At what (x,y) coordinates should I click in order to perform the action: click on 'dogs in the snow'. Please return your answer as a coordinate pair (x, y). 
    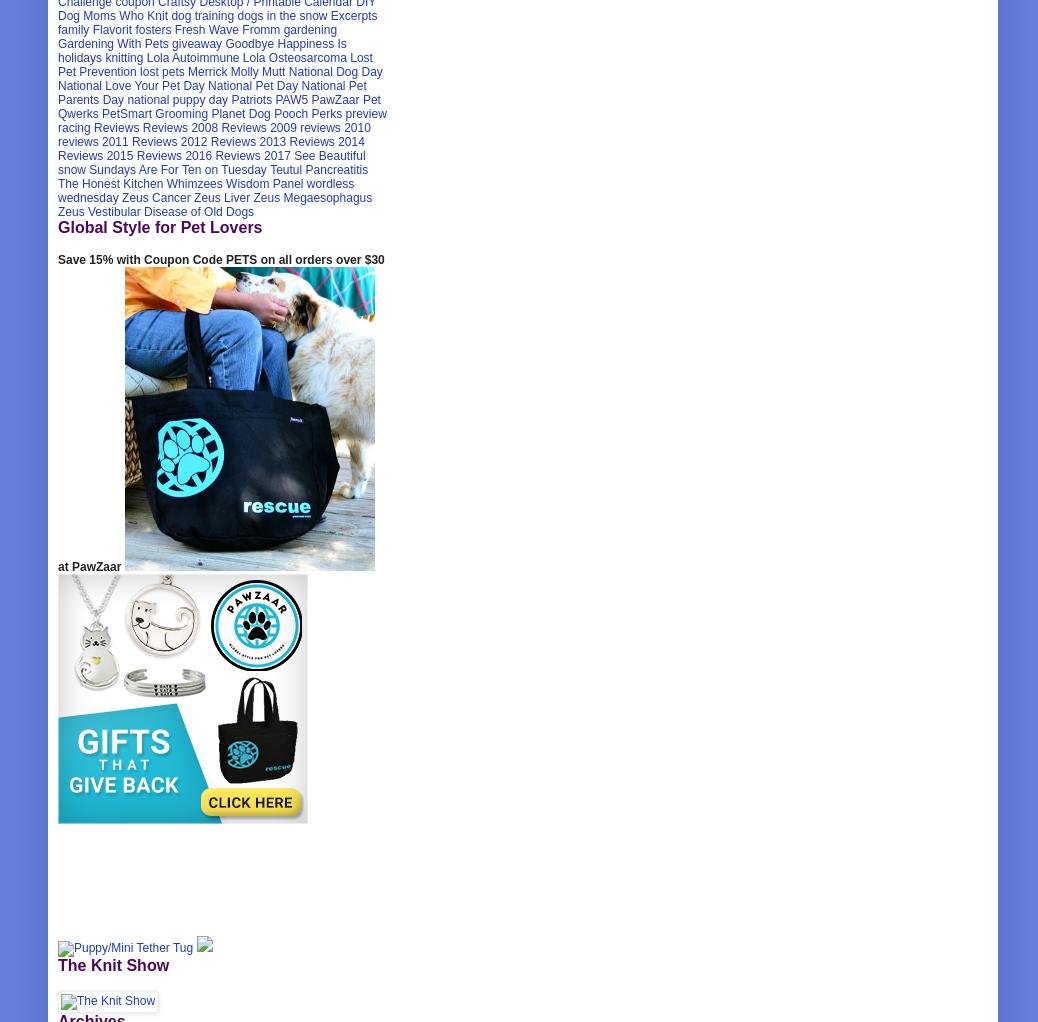
    Looking at the image, I should click on (282, 15).